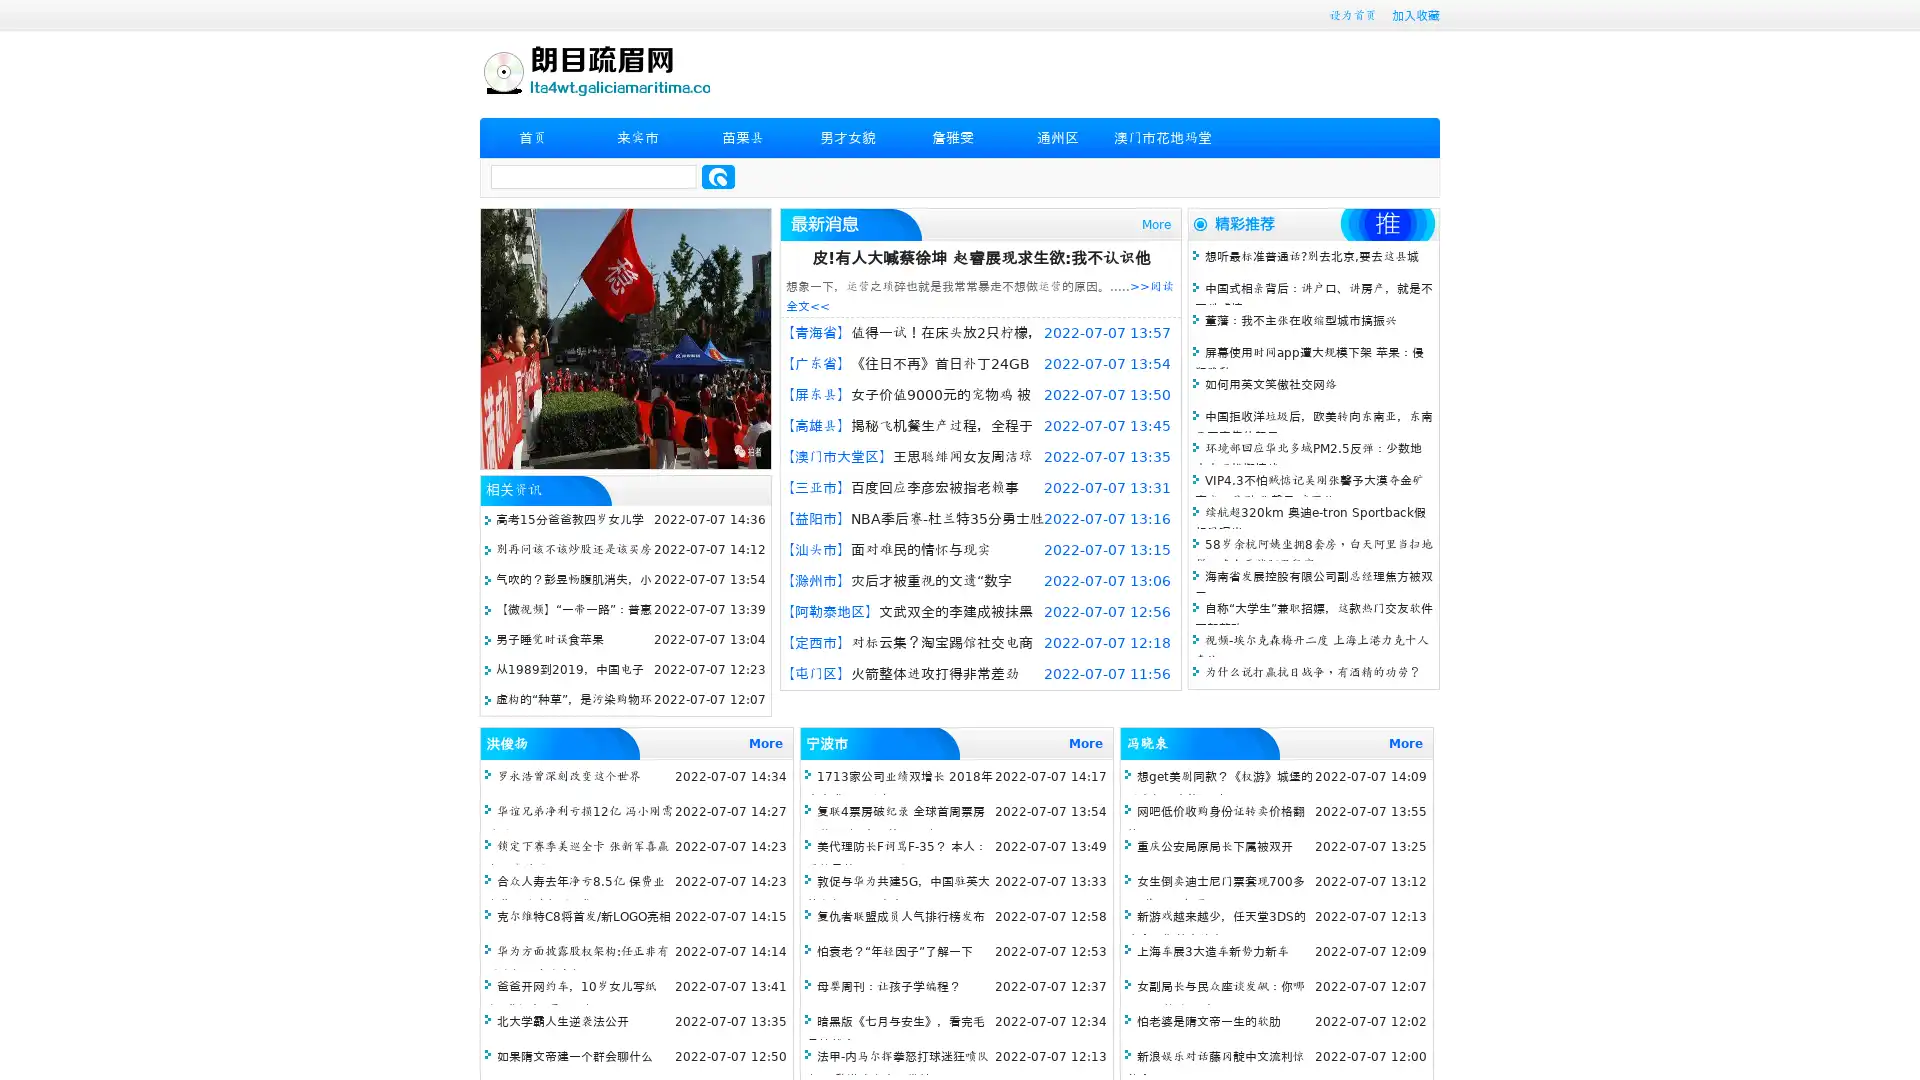 This screenshot has width=1920, height=1080. What do you see at coordinates (718, 176) in the screenshot?
I see `Search` at bounding box center [718, 176].